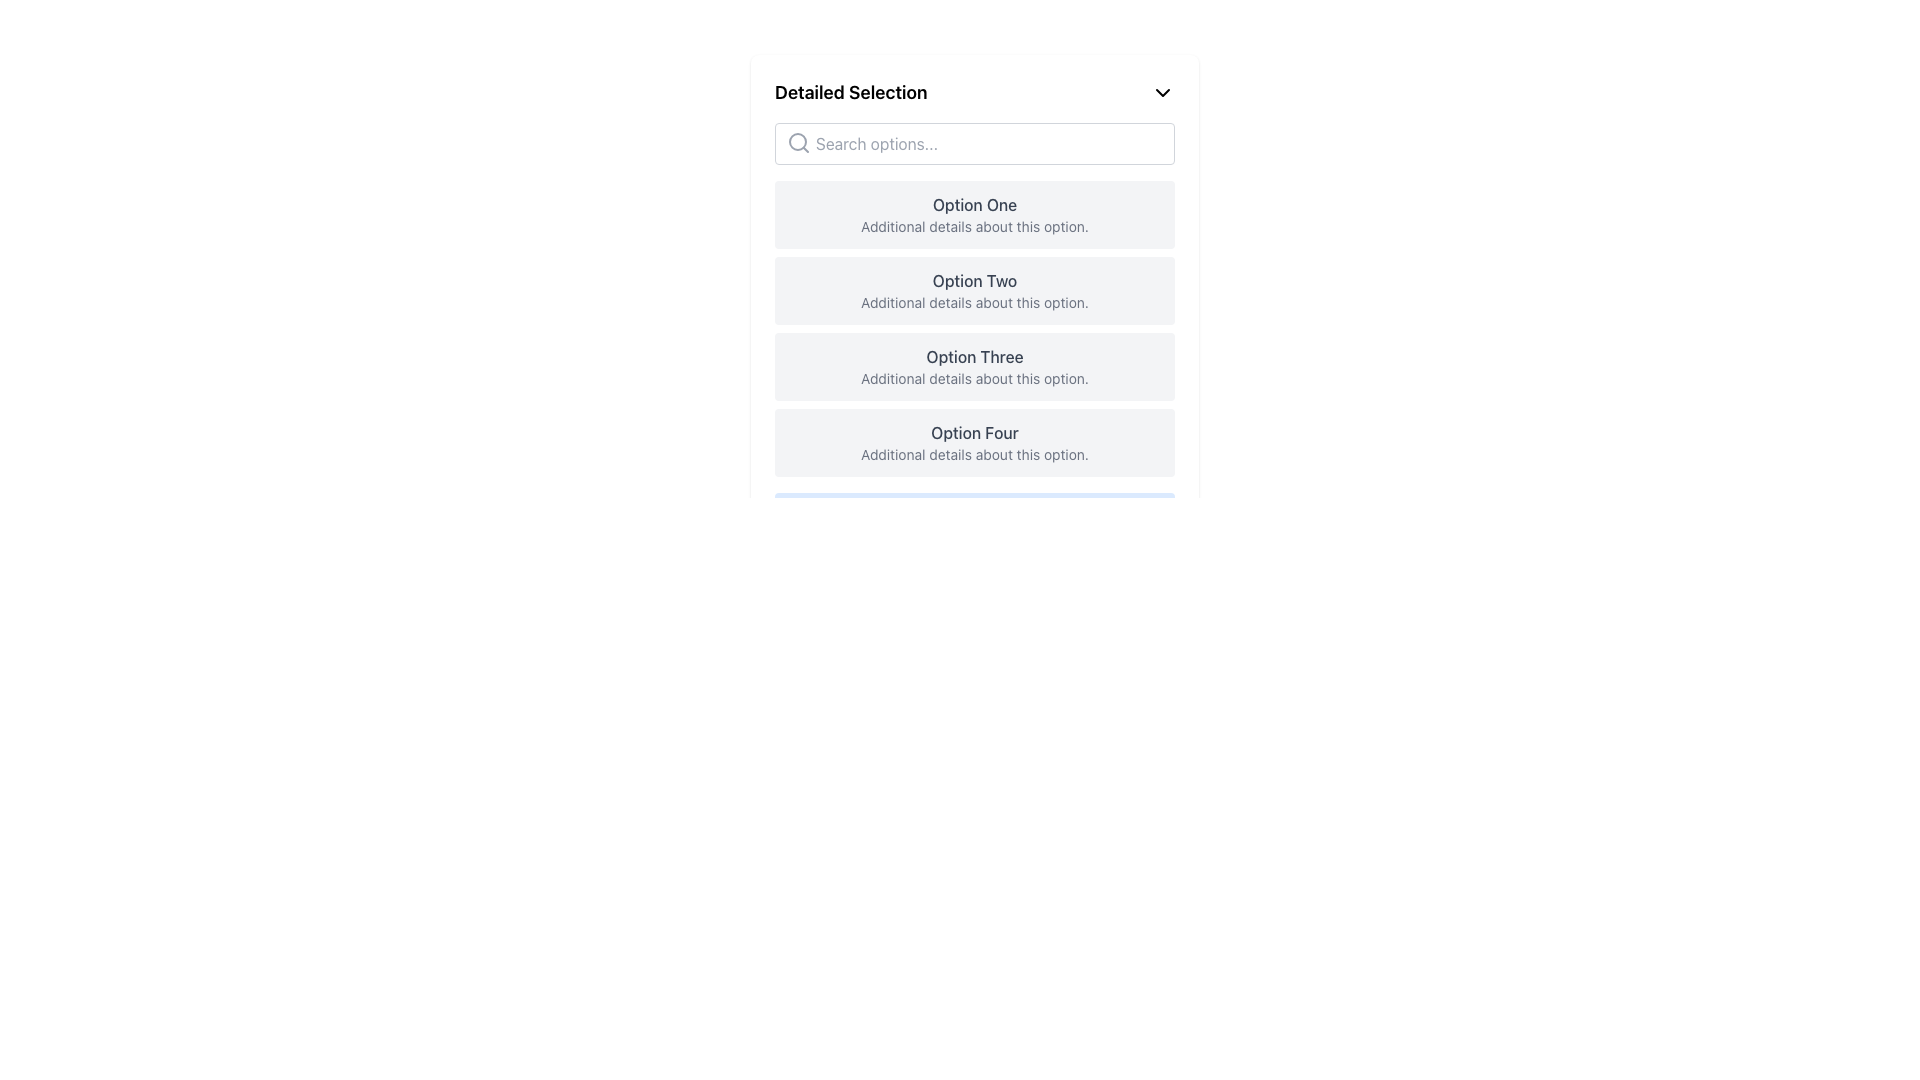  What do you see at coordinates (974, 378) in the screenshot?
I see `the text label that provides supplementary information for 'Option Three', located directly below the option's title in the third position of the list` at bounding box center [974, 378].